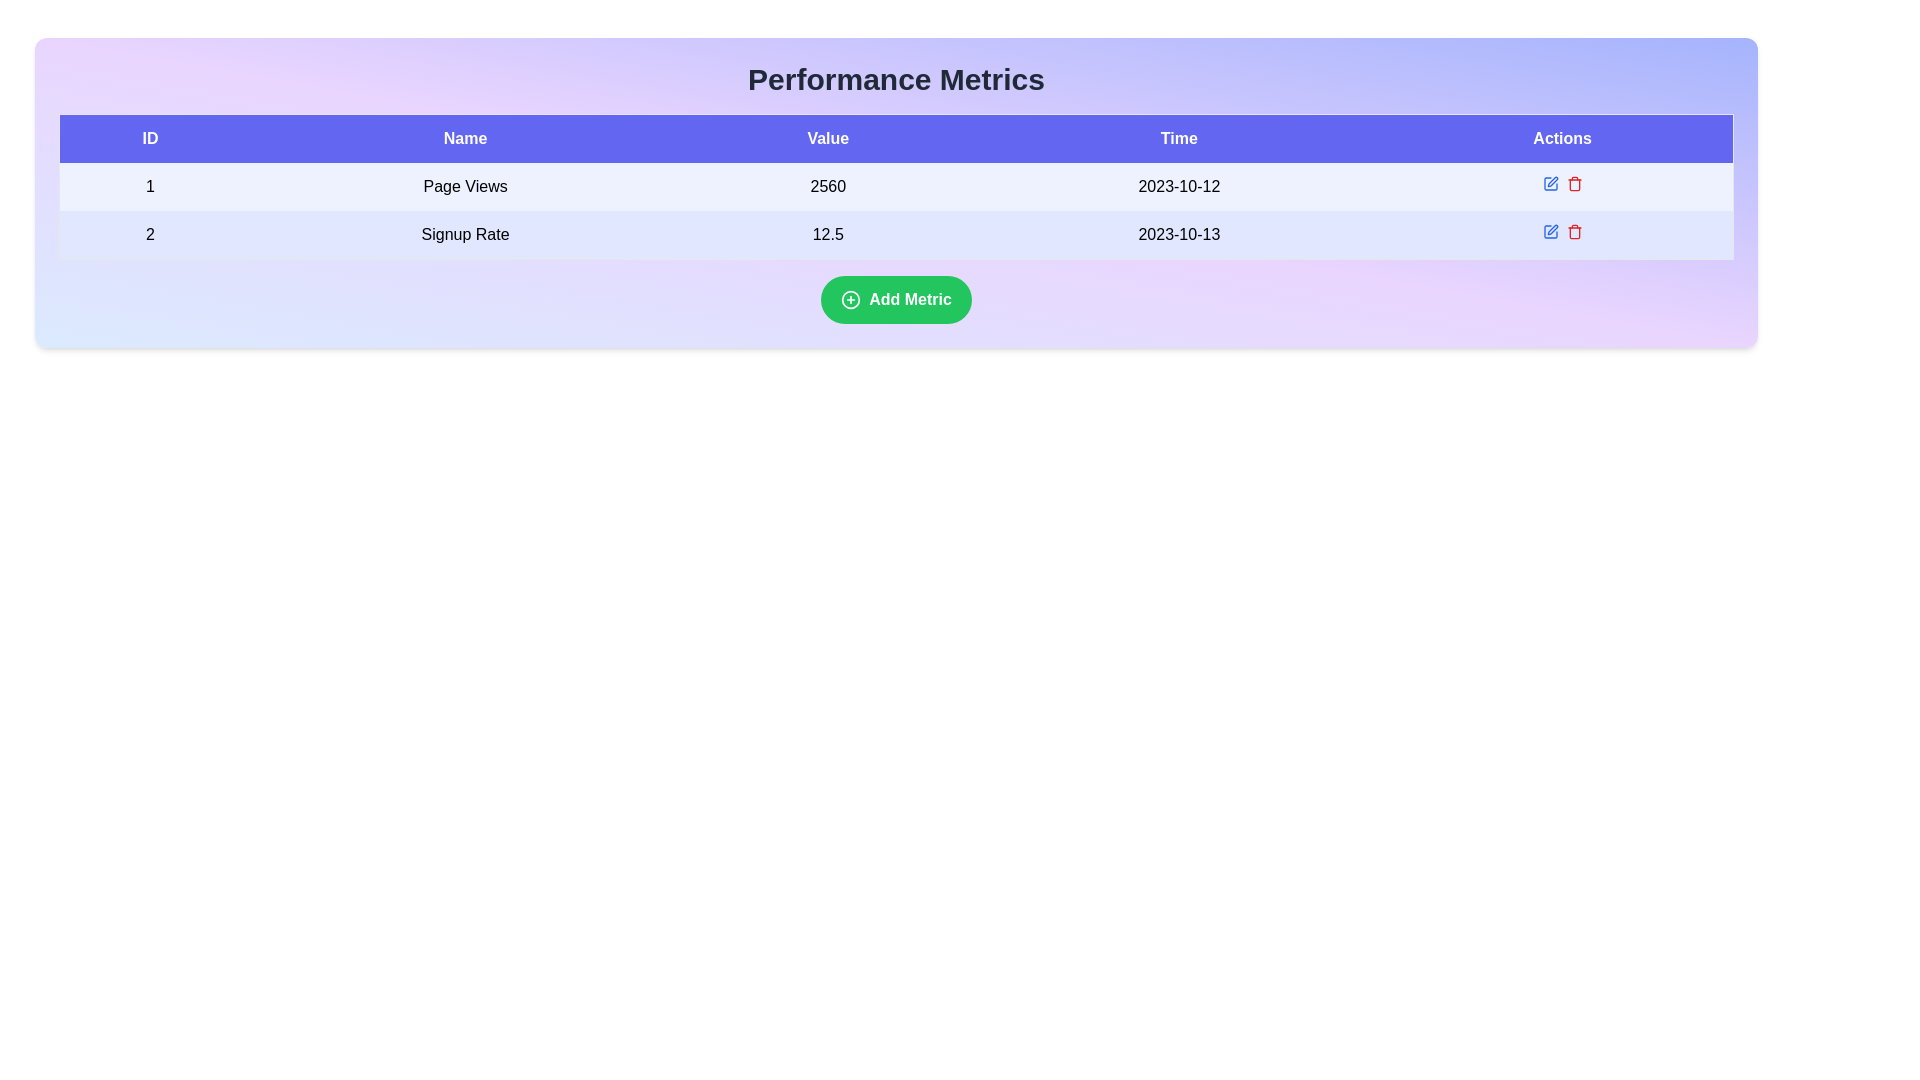 The height and width of the screenshot is (1080, 1920). I want to click on the 'Actions' table header cell, which is the last column header in the table, located at the top right corner adjacent to the 'Time' column, so click(1561, 137).